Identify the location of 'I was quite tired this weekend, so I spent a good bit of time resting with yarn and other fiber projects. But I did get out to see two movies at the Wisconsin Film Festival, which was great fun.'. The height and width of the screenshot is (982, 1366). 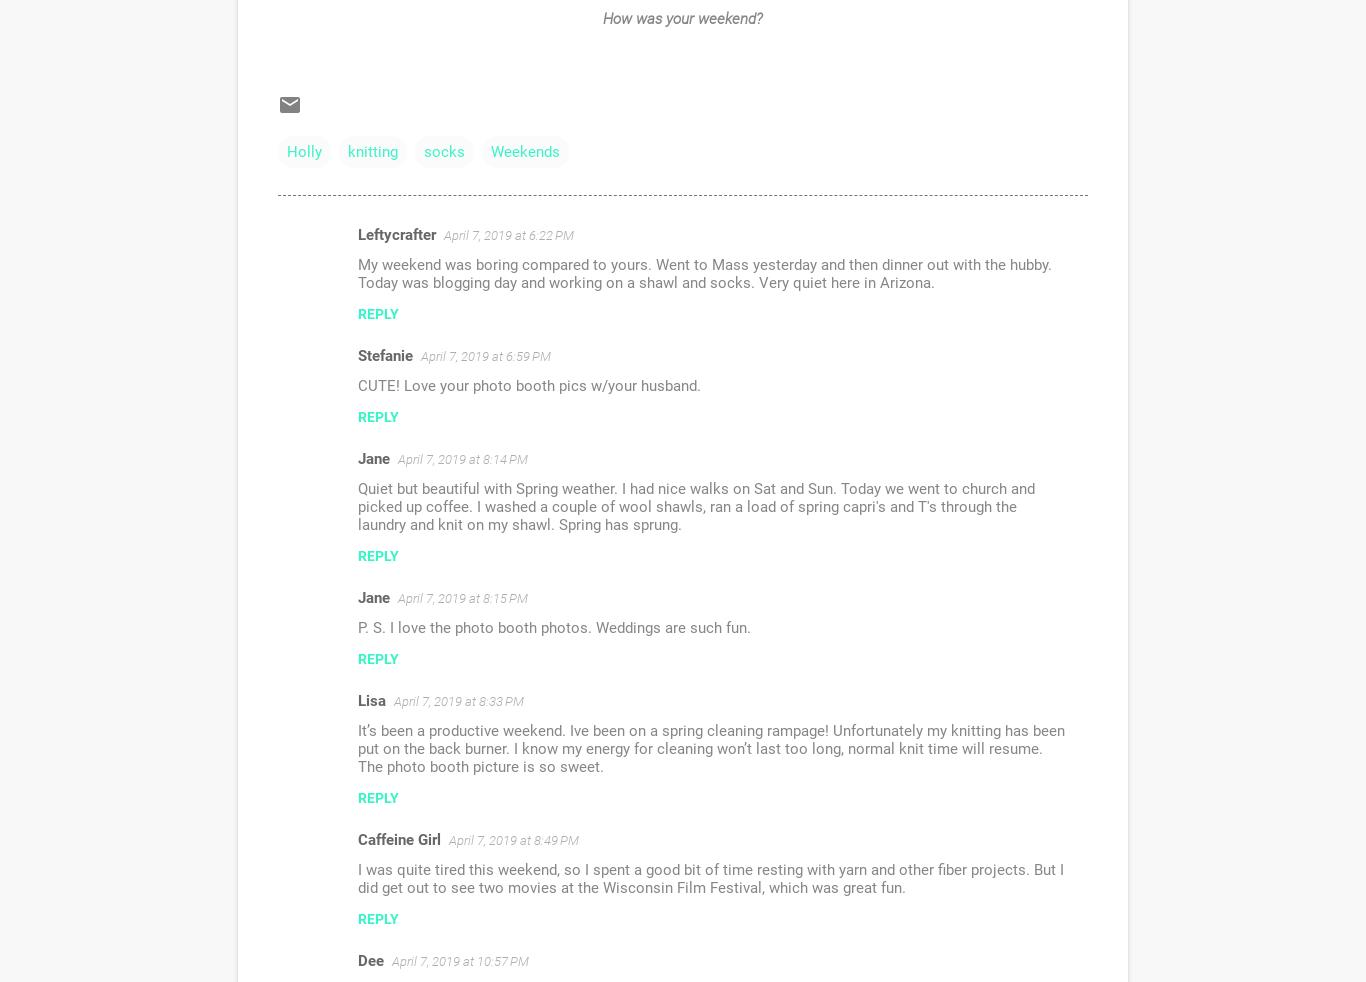
(711, 878).